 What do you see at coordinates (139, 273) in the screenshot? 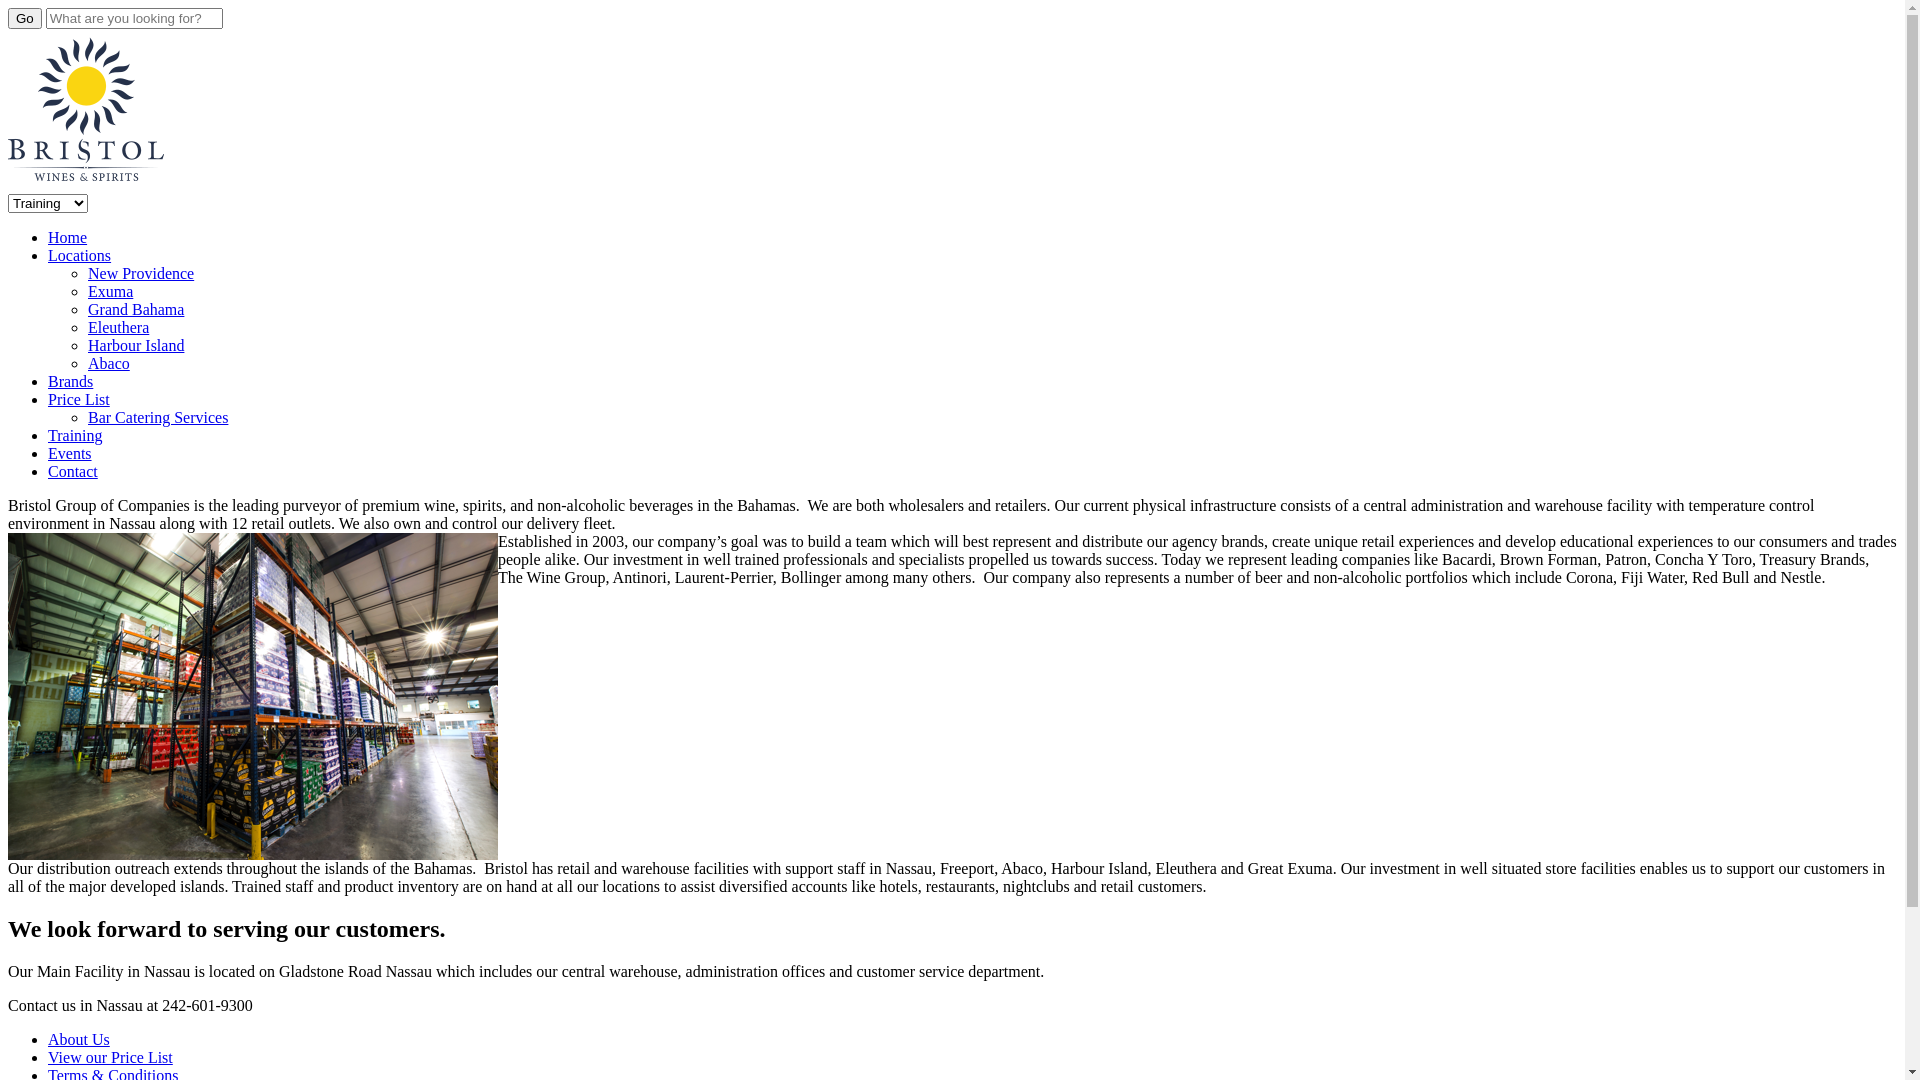
I see `'New Providence'` at bounding box center [139, 273].